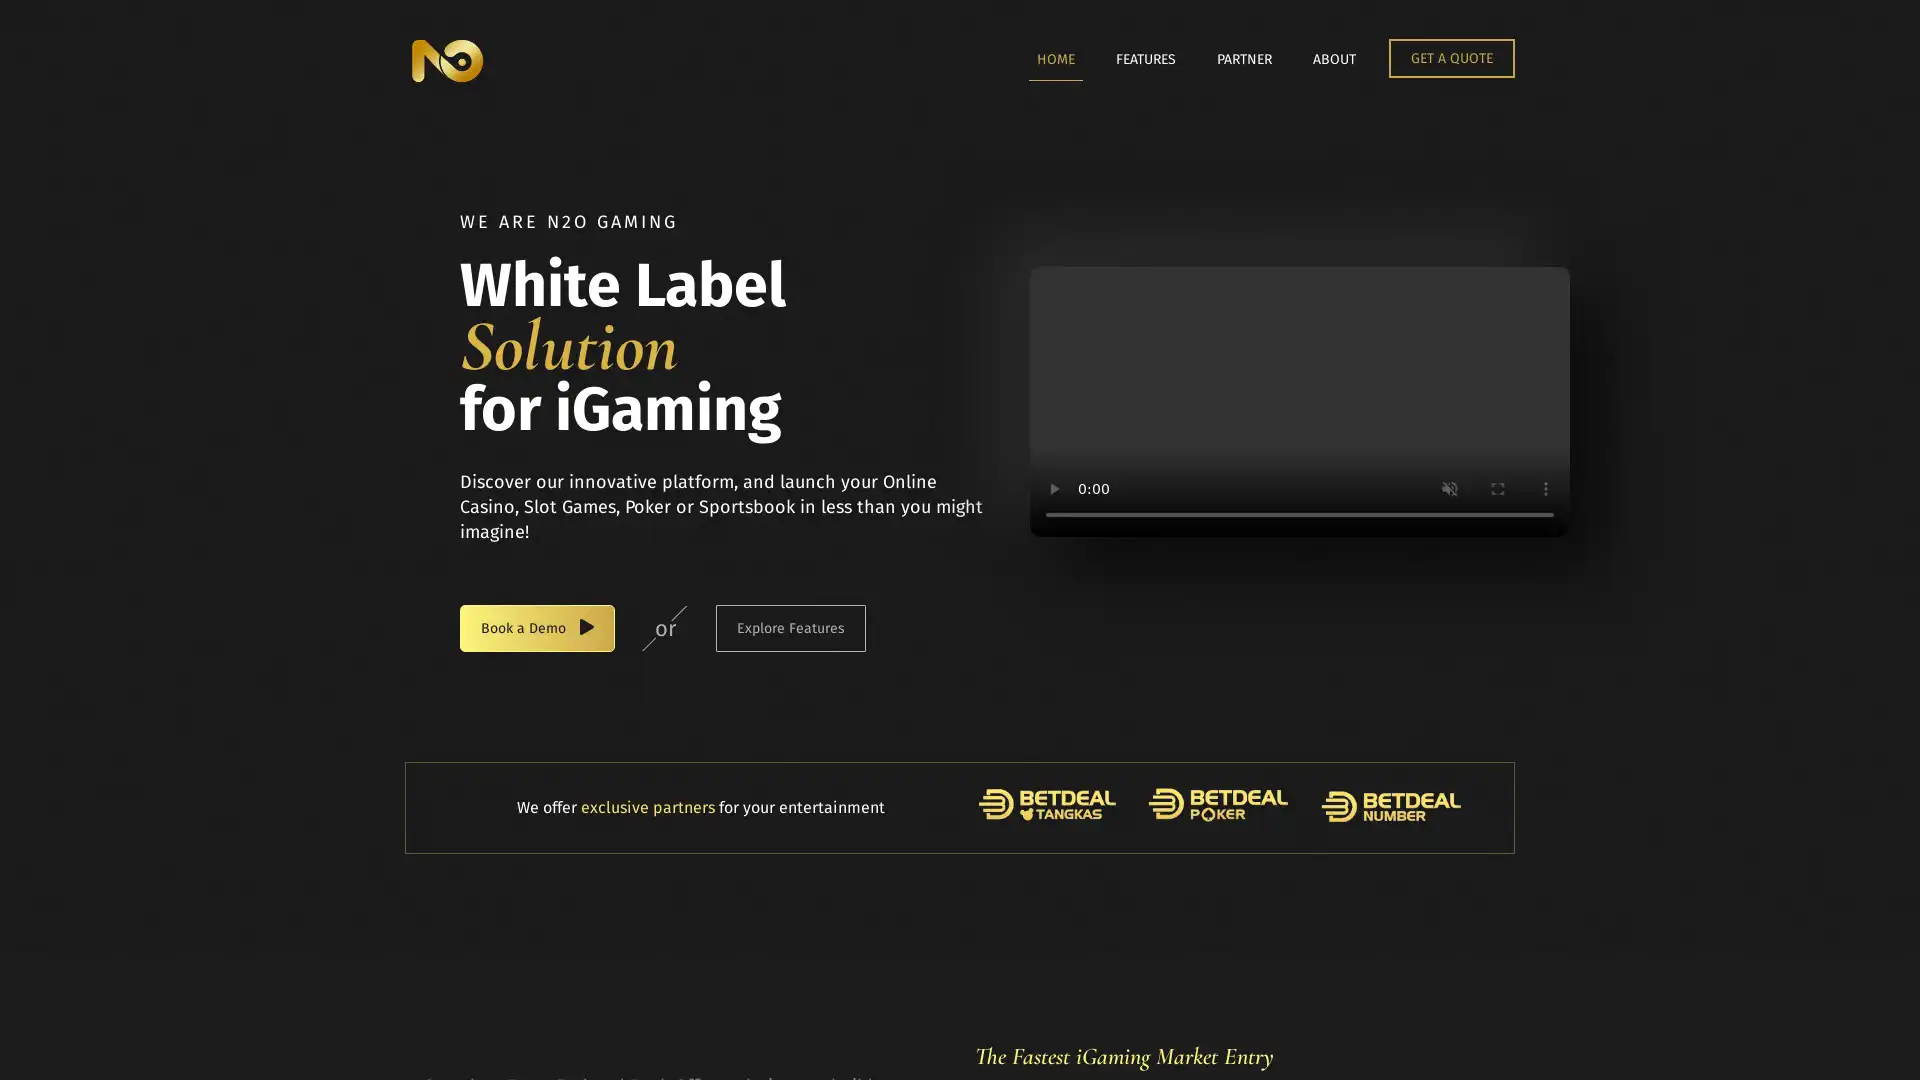 Image resolution: width=1920 pixels, height=1080 pixels. I want to click on play, so click(1053, 489).